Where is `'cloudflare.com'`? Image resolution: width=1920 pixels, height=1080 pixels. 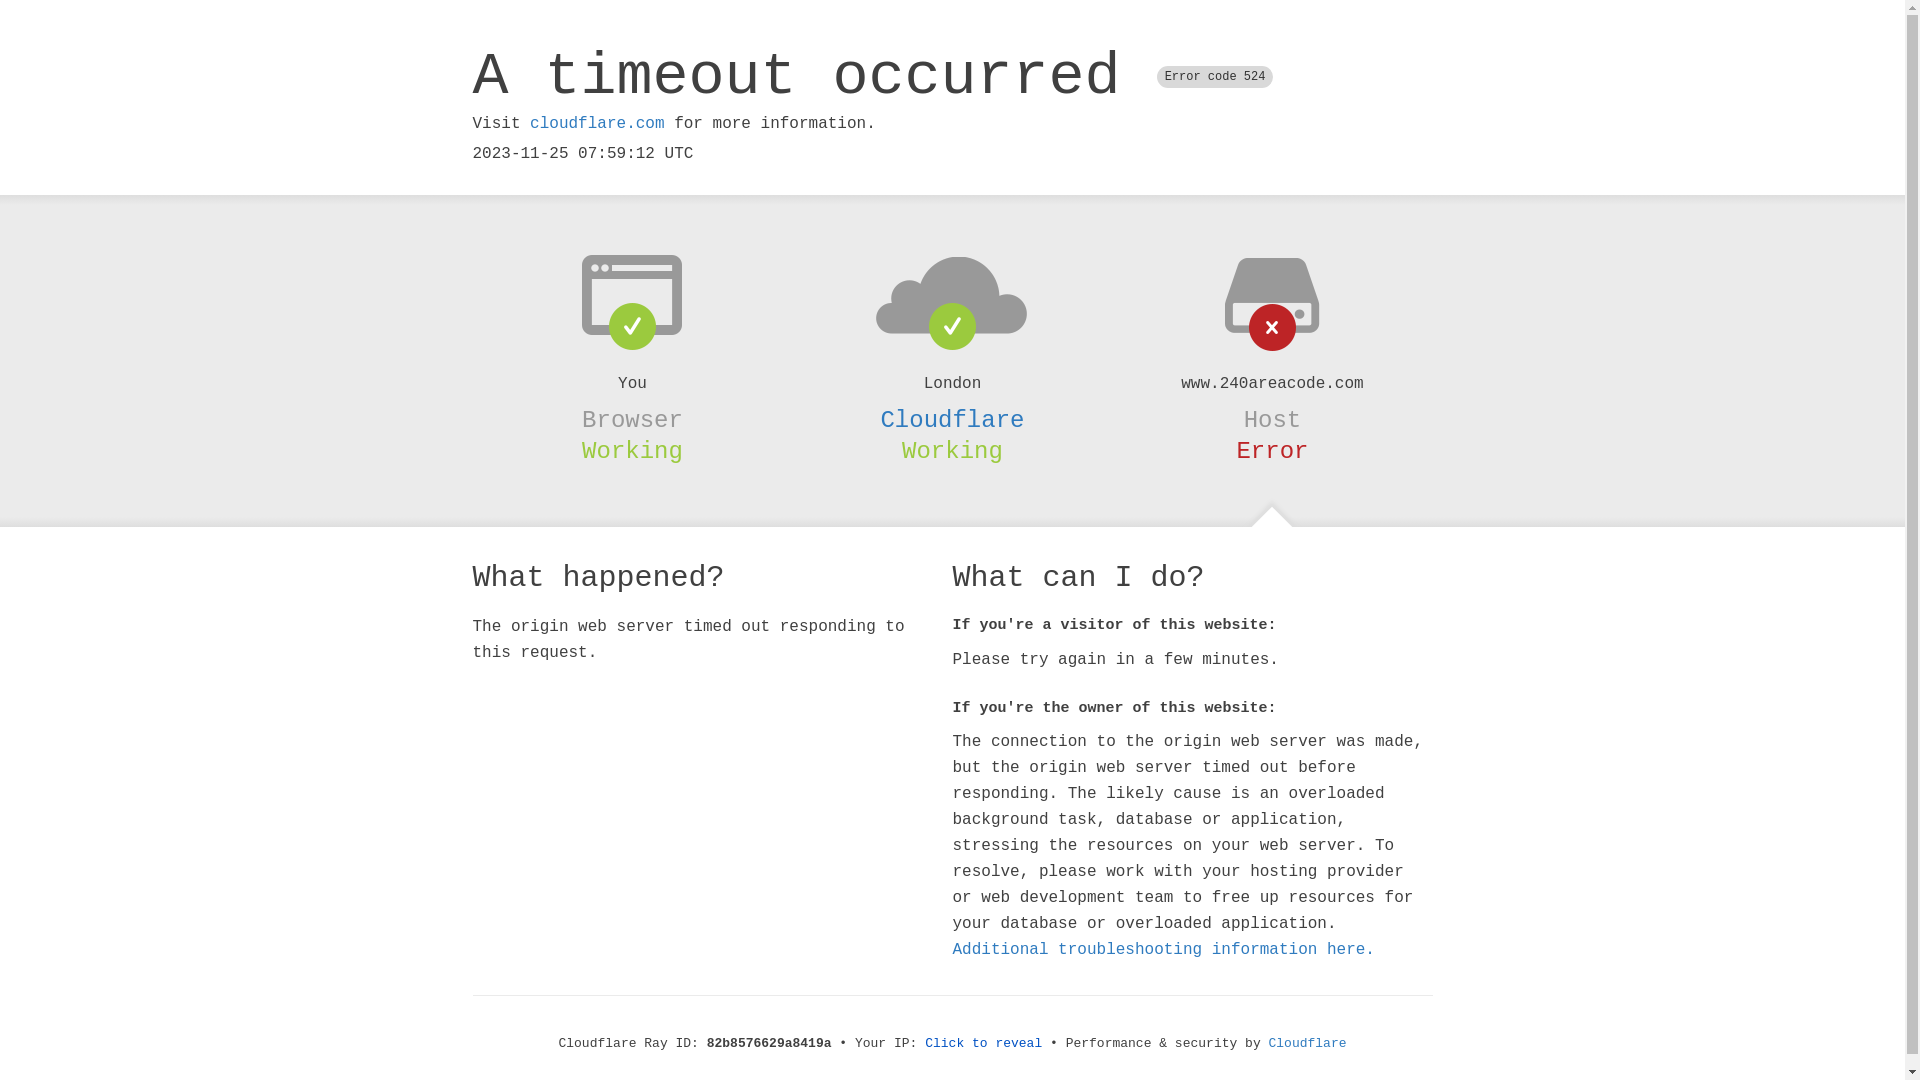 'cloudflare.com' is located at coordinates (595, 123).